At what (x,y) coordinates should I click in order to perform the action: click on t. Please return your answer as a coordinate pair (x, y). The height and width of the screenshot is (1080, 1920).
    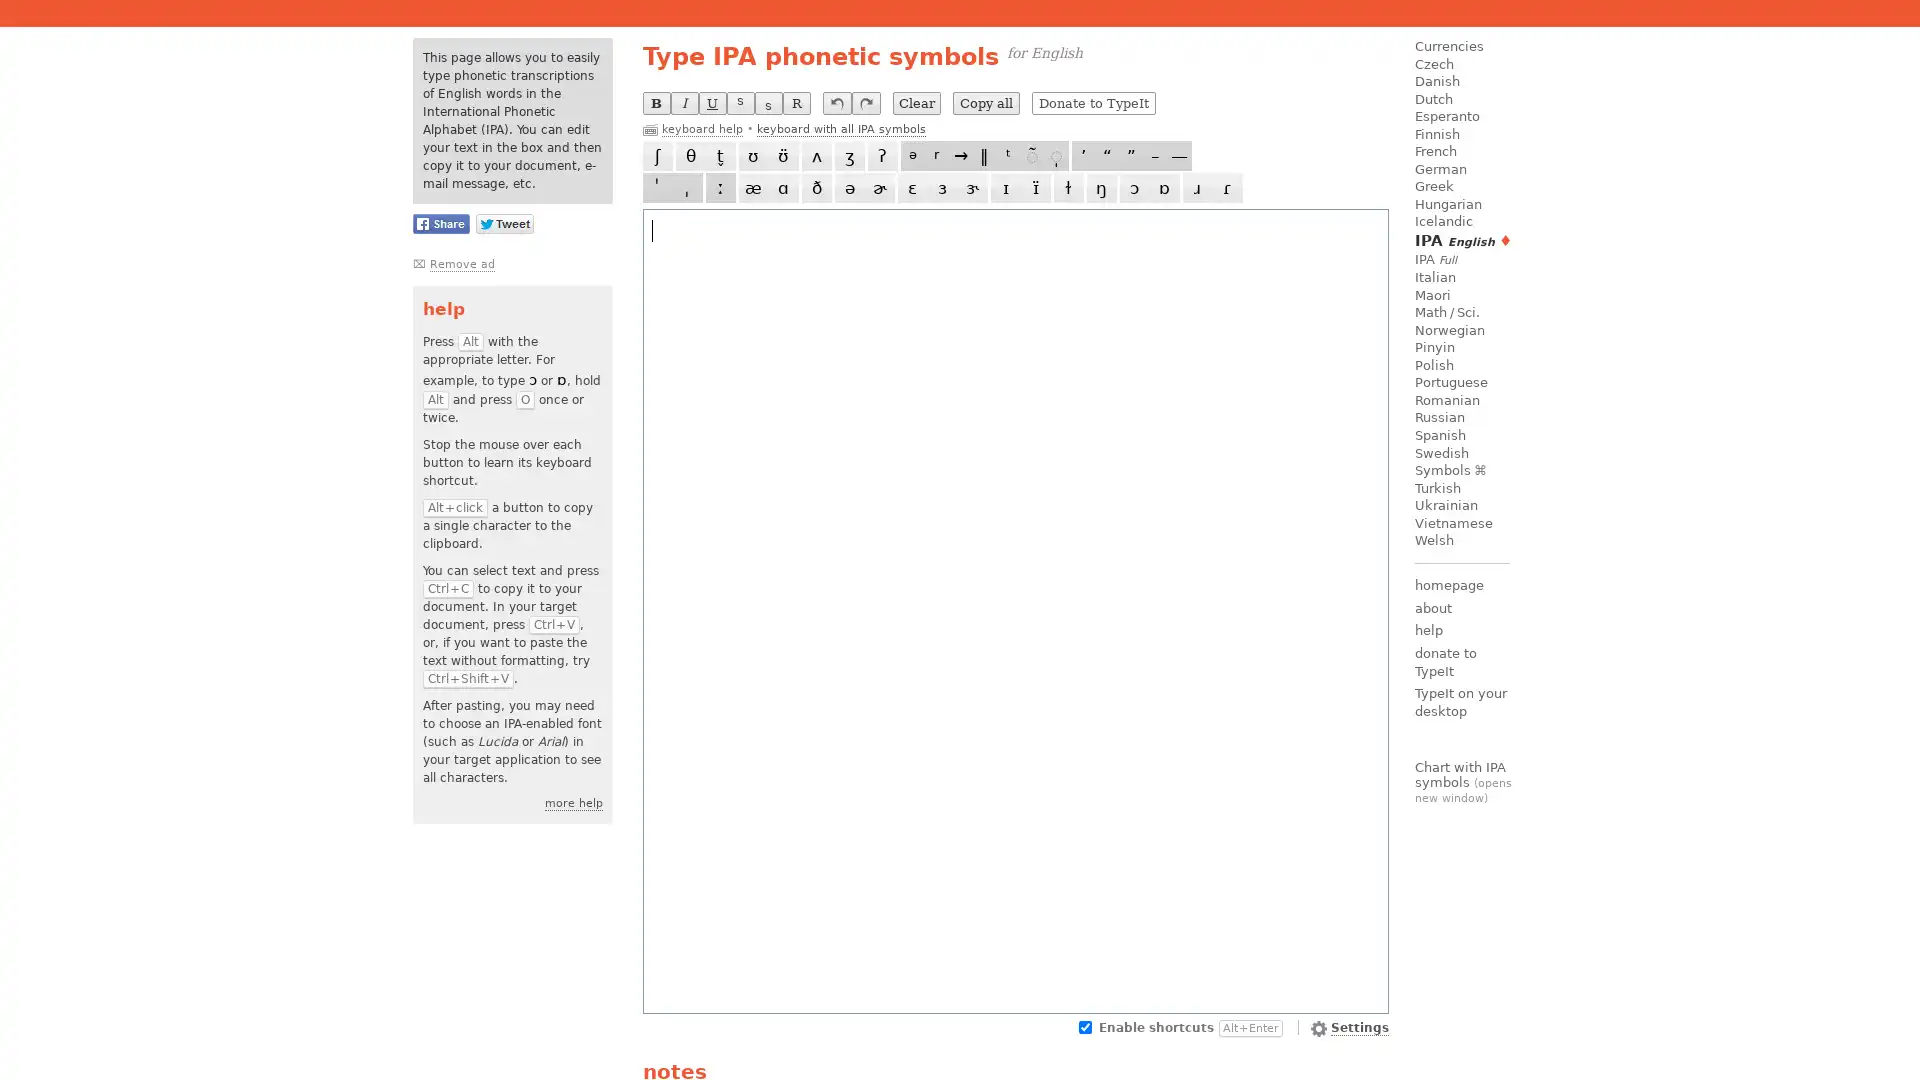
    Looking at the image, I should click on (720, 153).